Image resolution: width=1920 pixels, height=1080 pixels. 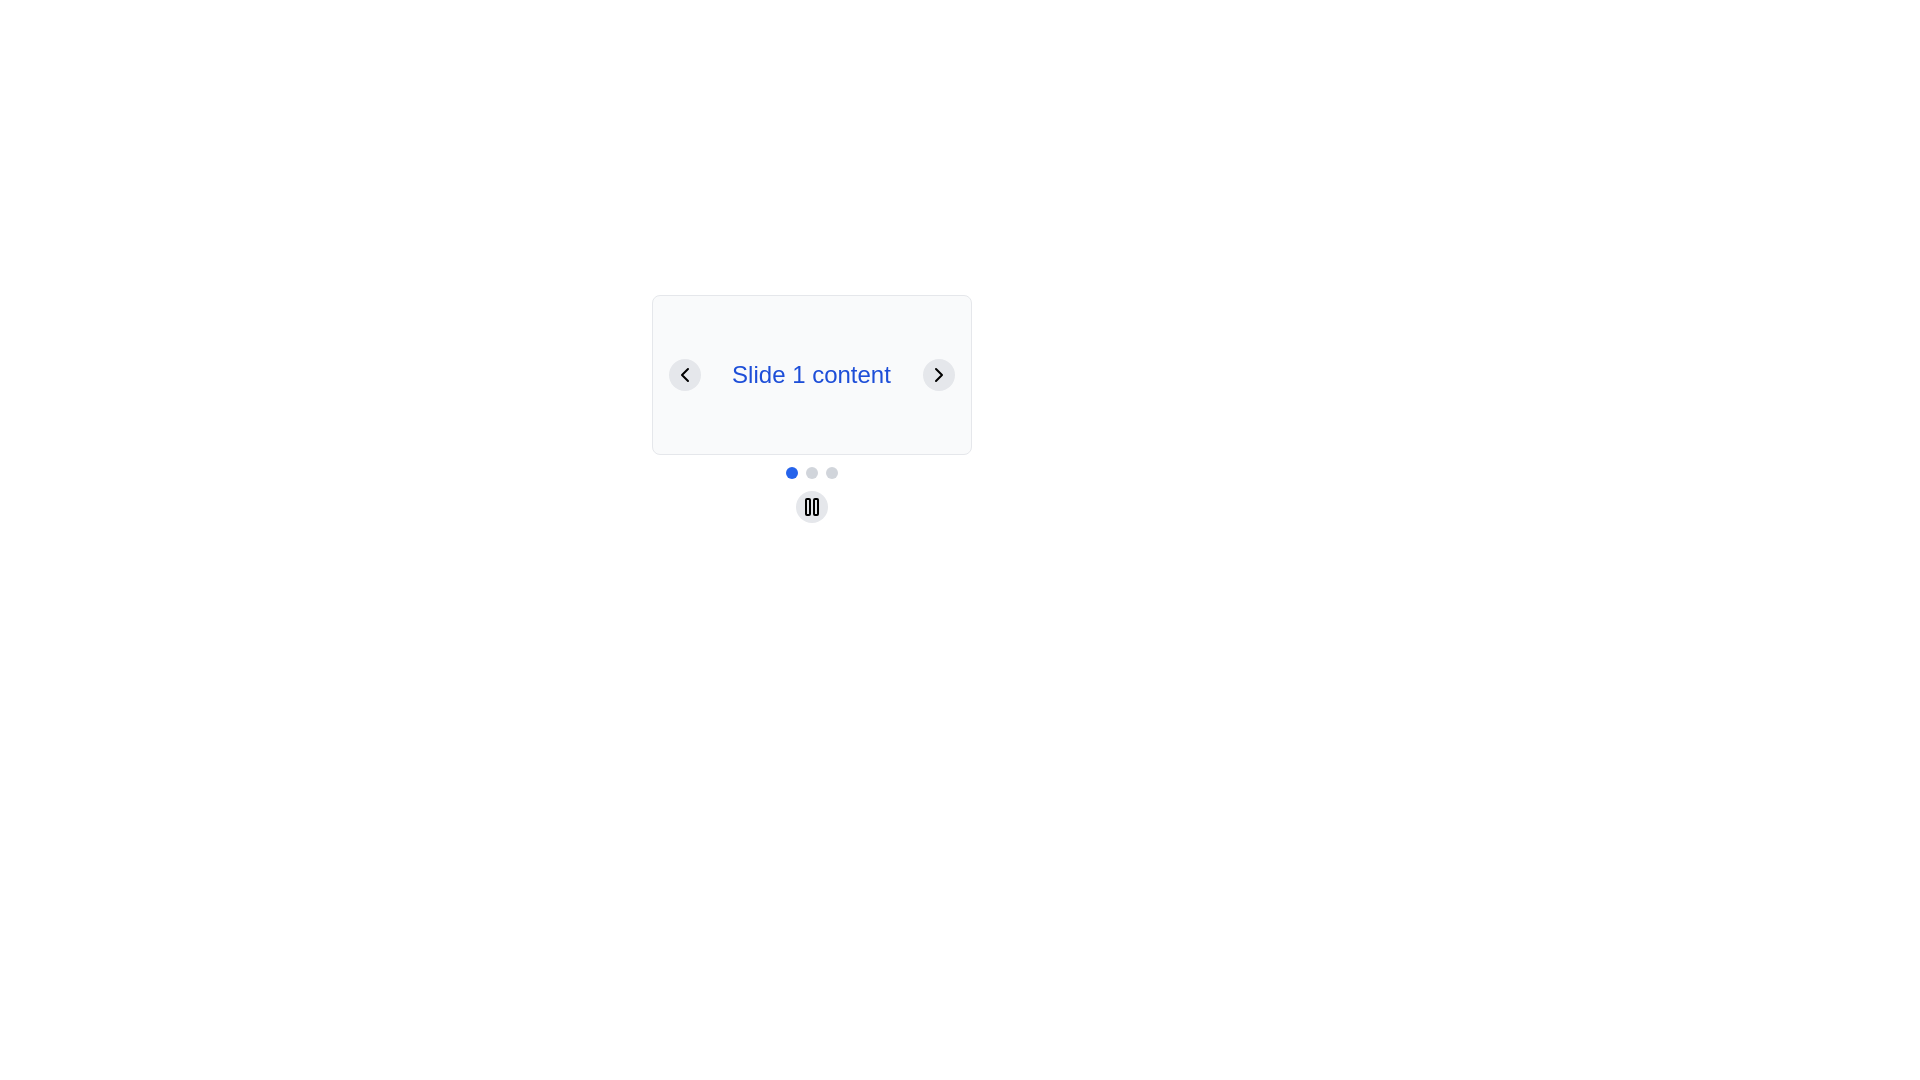 I want to click on the left-facing chevron navigation icon, which is a button-like element located to the left of the text 'Slide 1 content' within a card, so click(x=684, y=374).